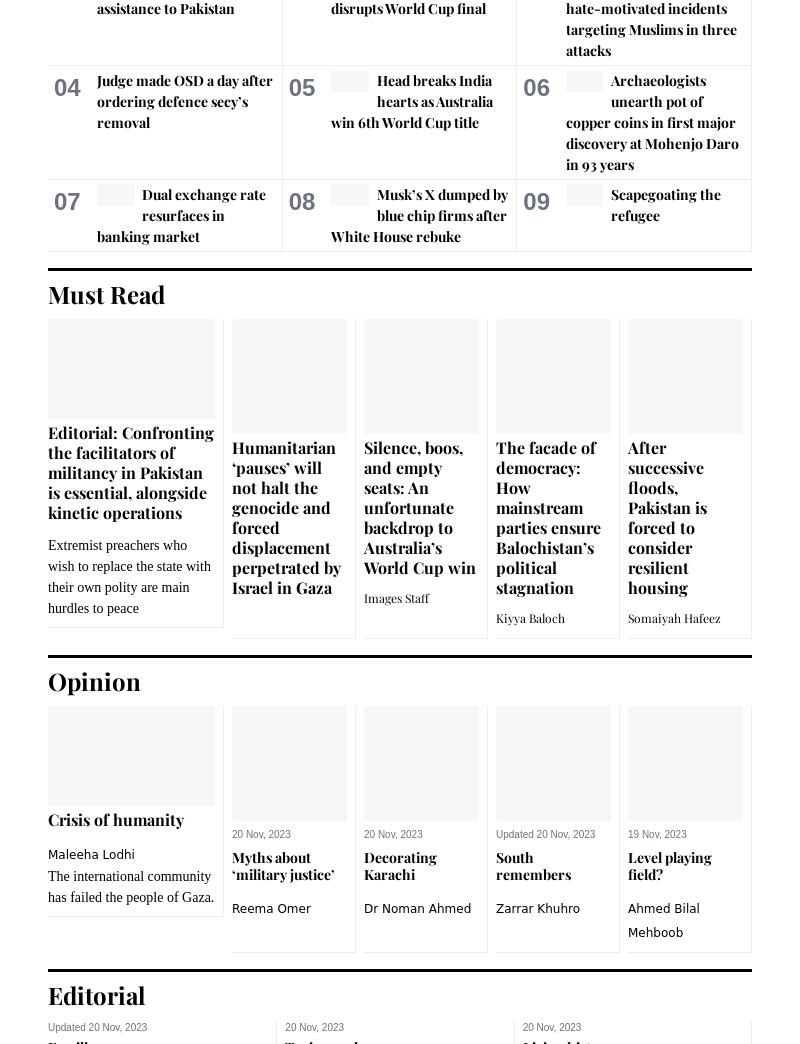 The width and height of the screenshot is (800, 1044). Describe the element at coordinates (179, 214) in the screenshot. I see `'Dual exchange rate resurfaces in banking market'` at that location.